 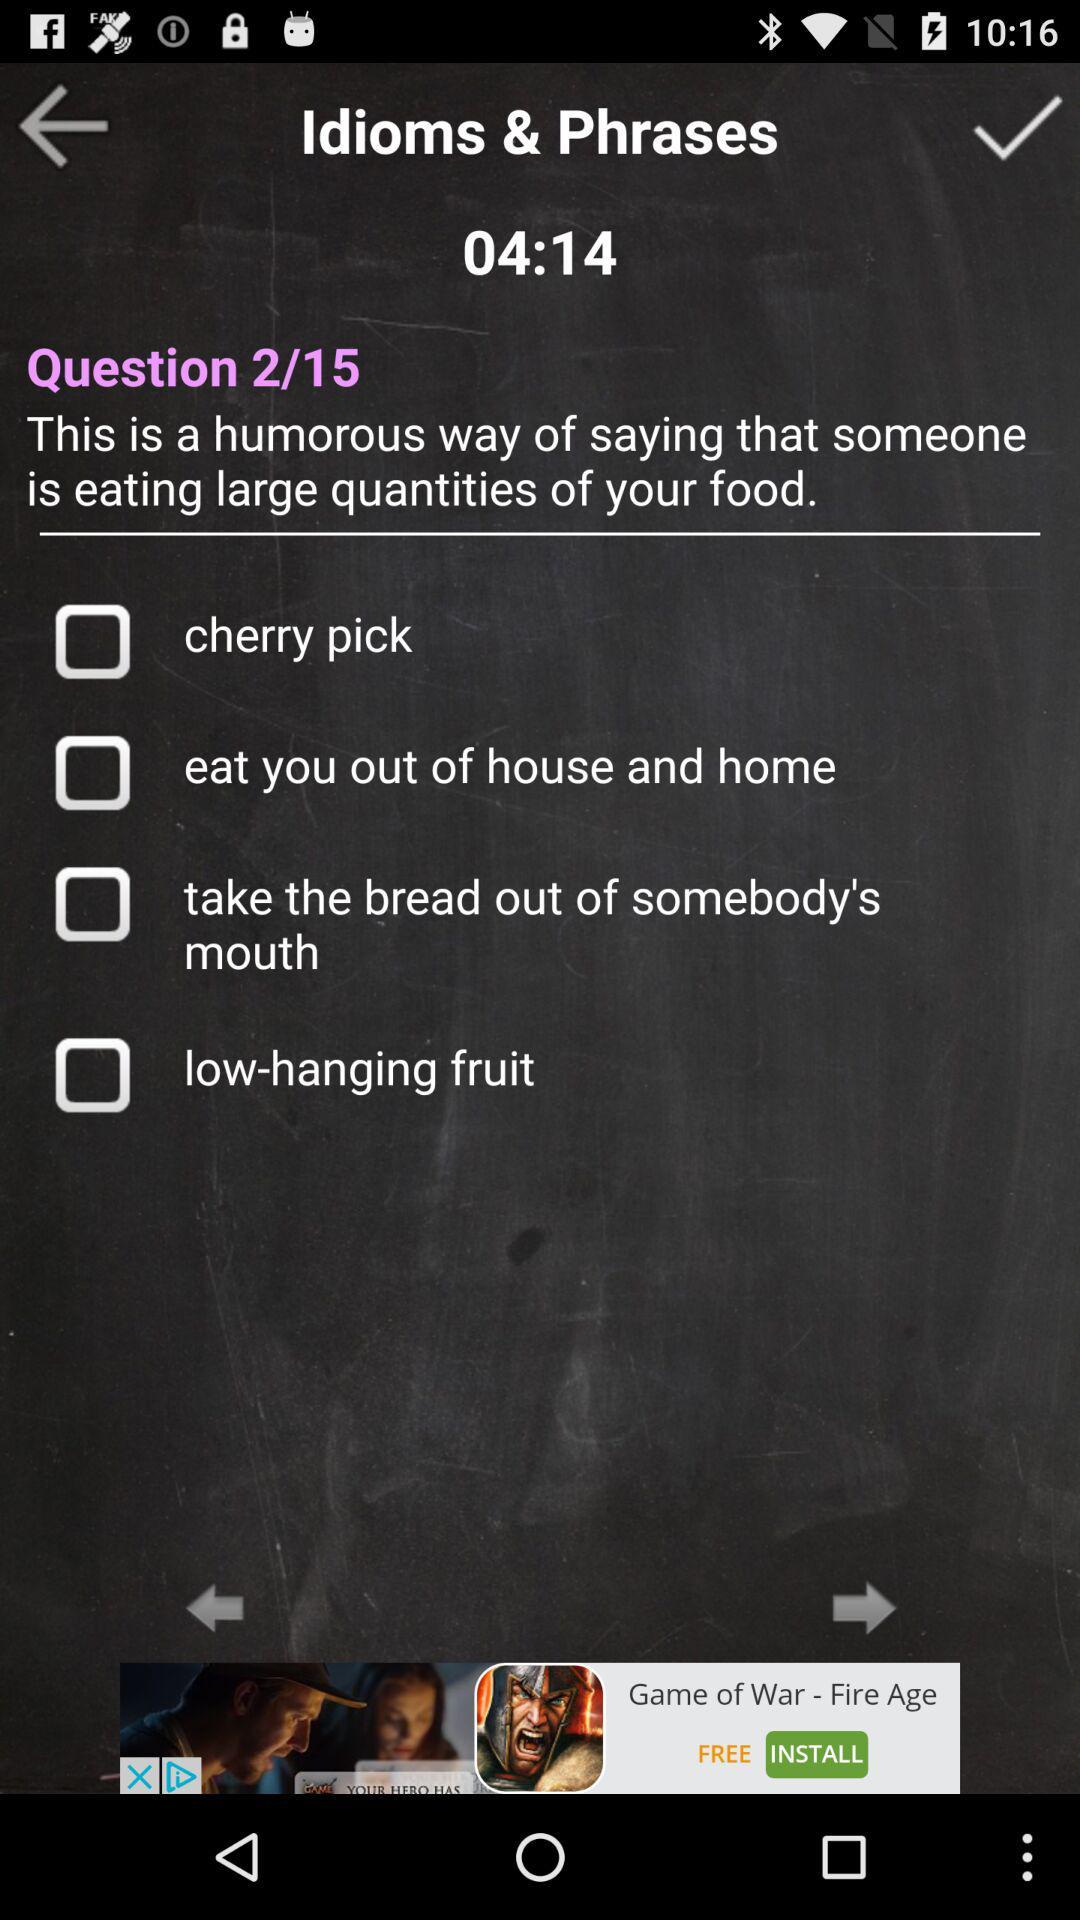 What do you see at coordinates (214, 1607) in the screenshot?
I see `go back` at bounding box center [214, 1607].